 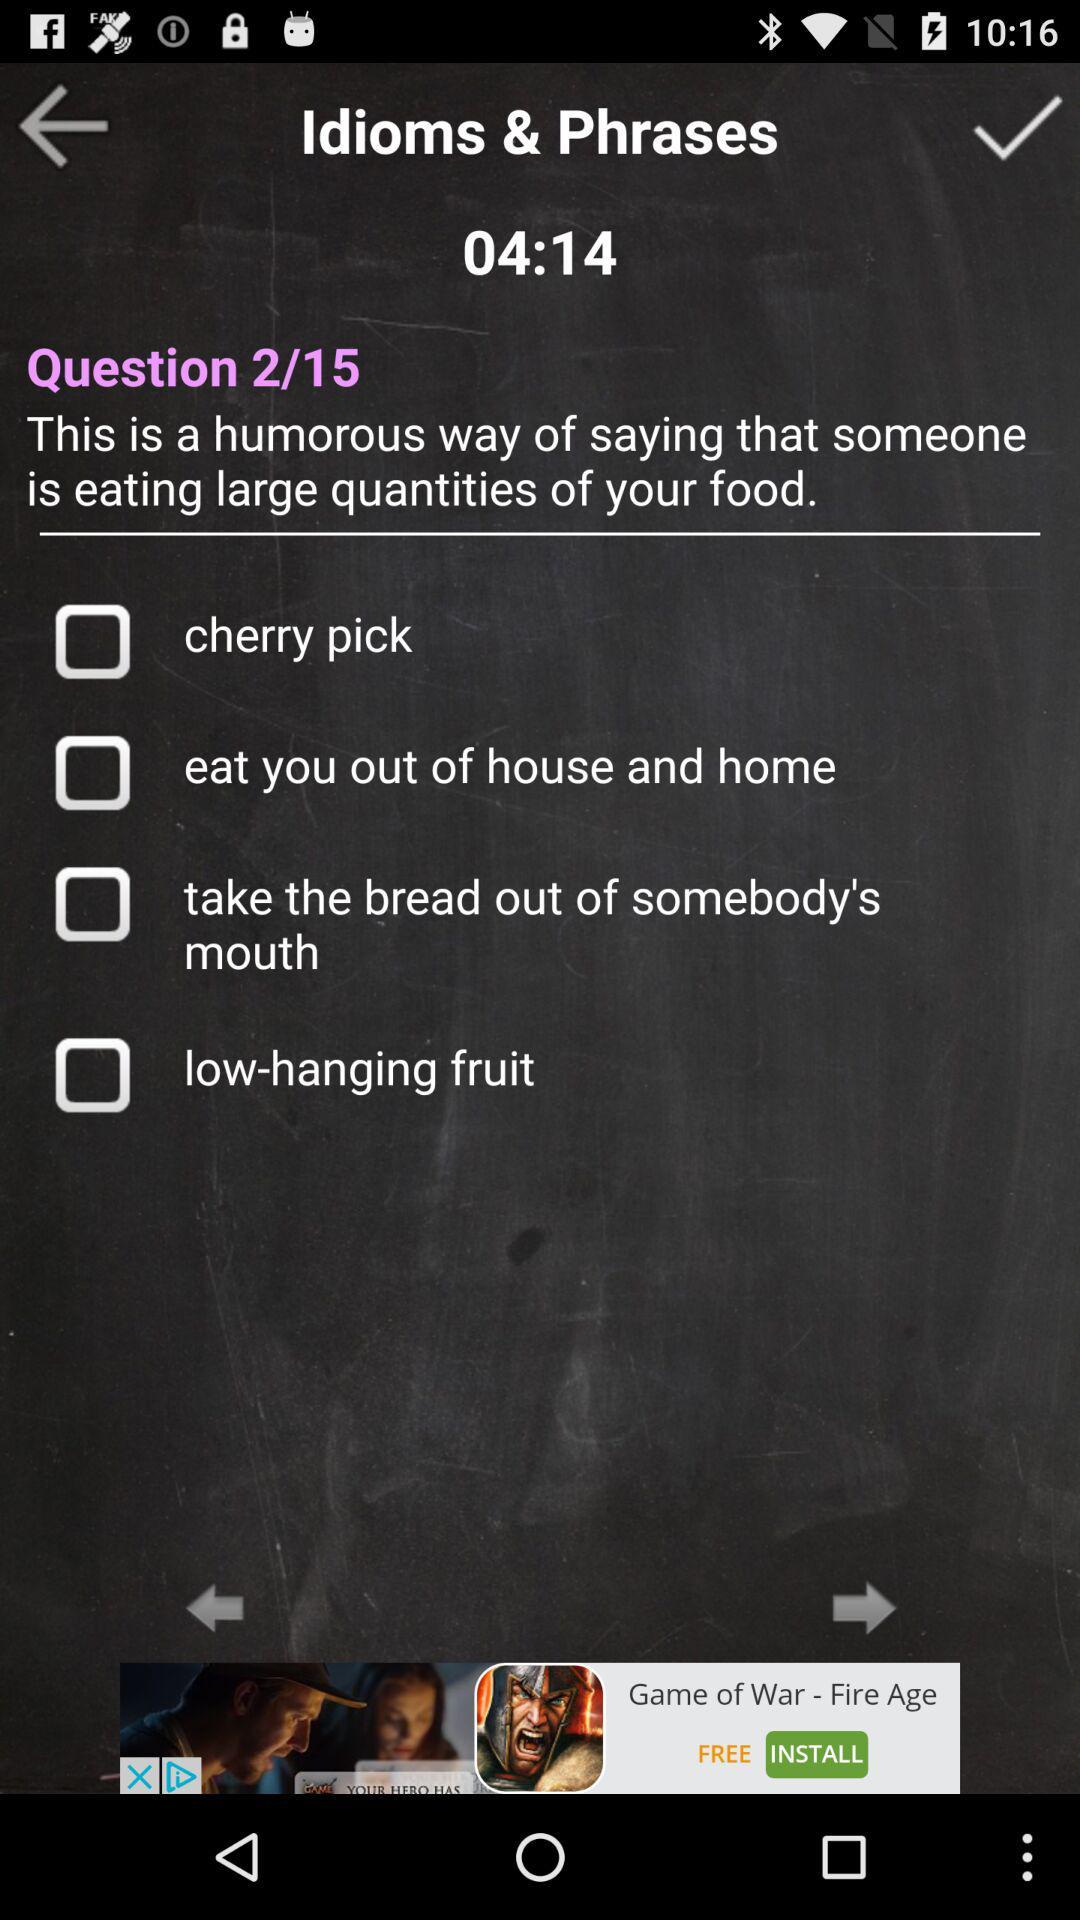 What do you see at coordinates (214, 1607) in the screenshot?
I see `go back` at bounding box center [214, 1607].